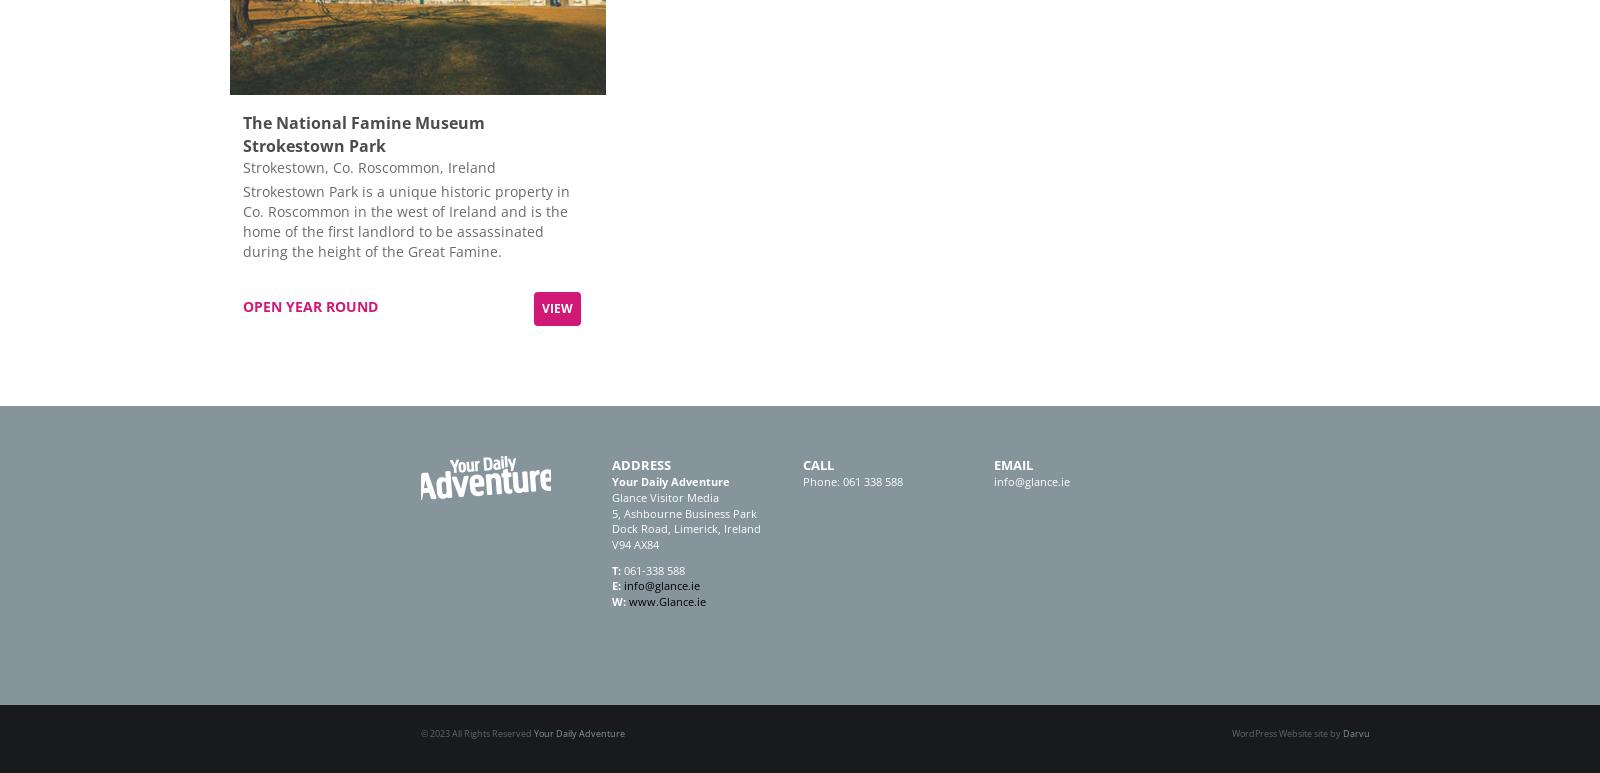 Image resolution: width=1600 pixels, height=773 pixels. What do you see at coordinates (684, 512) in the screenshot?
I see `'5, Ashbourne Business Park'` at bounding box center [684, 512].